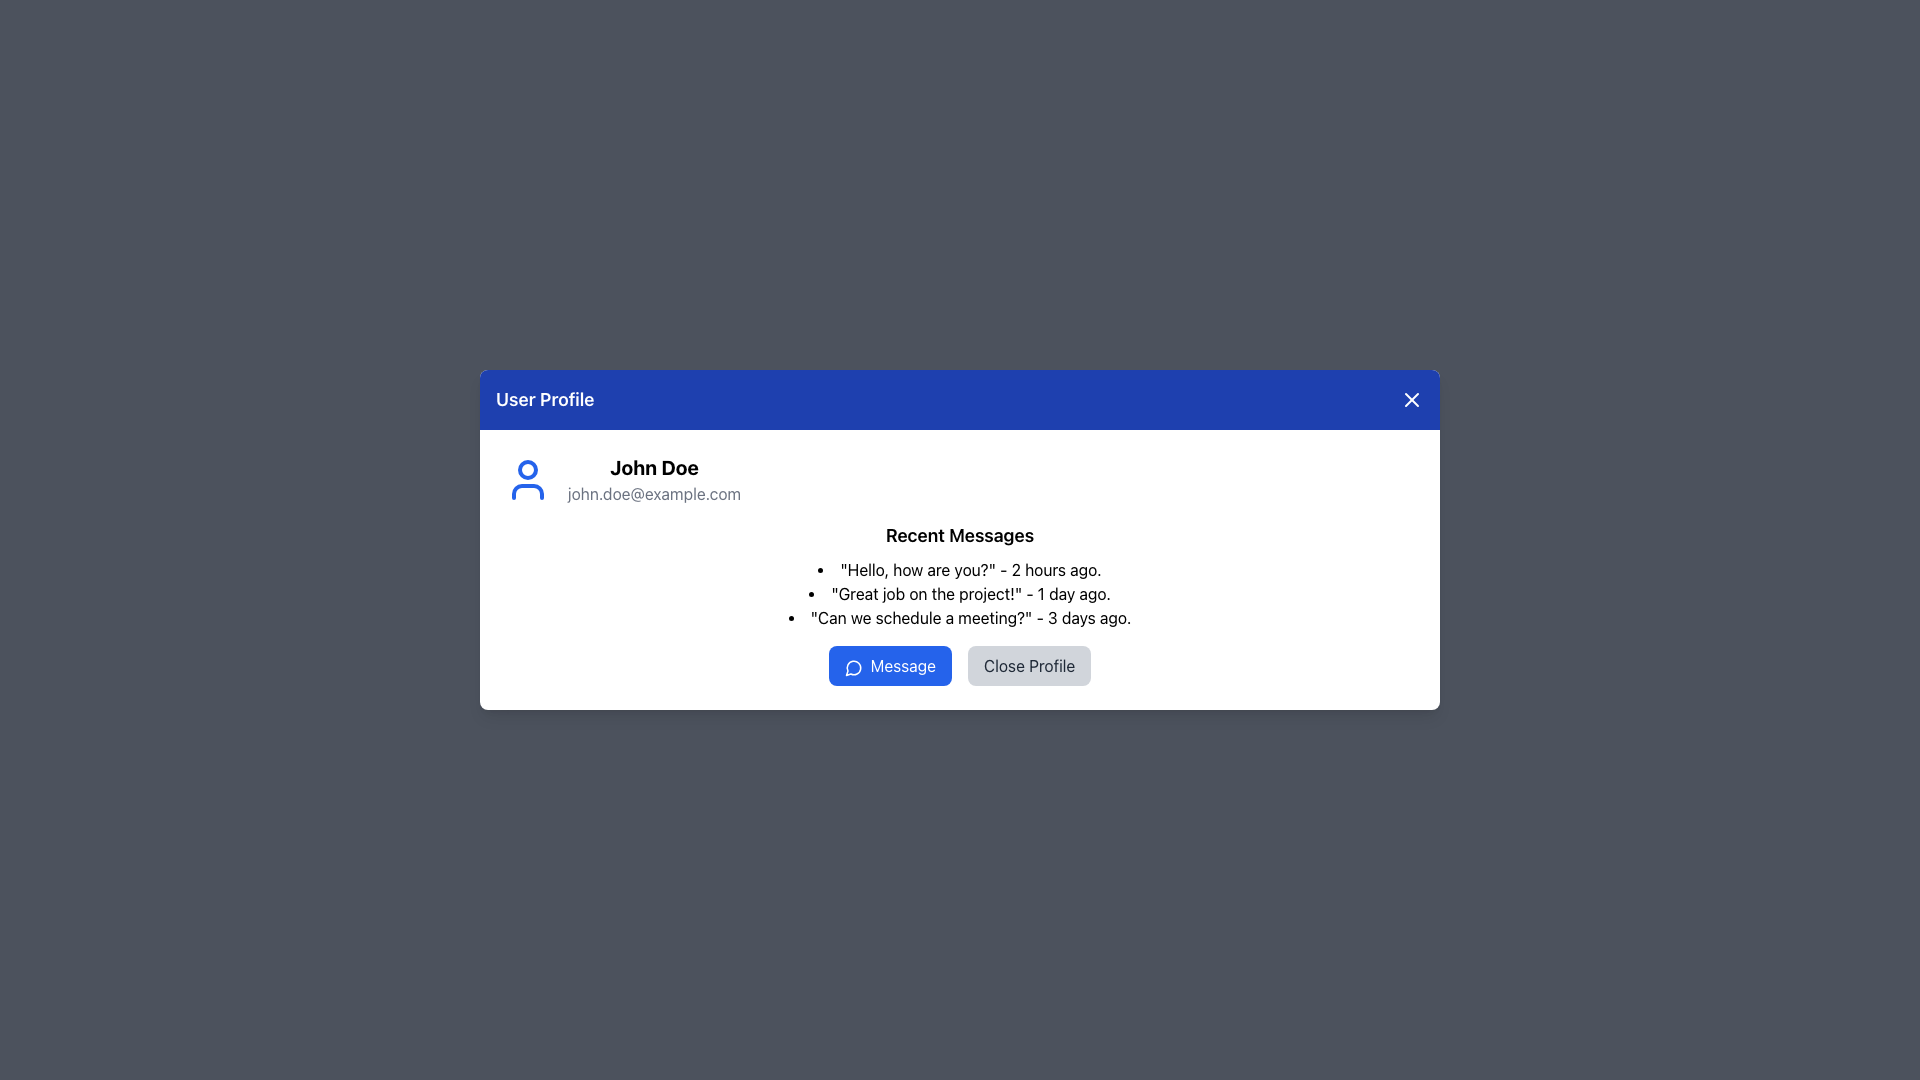 Image resolution: width=1920 pixels, height=1080 pixels. Describe the element at coordinates (960, 593) in the screenshot. I see `the text display element that contains the message 'Great job on the project!' in the recent messages list, which is styled with a black bullet point and located second in the list` at that location.